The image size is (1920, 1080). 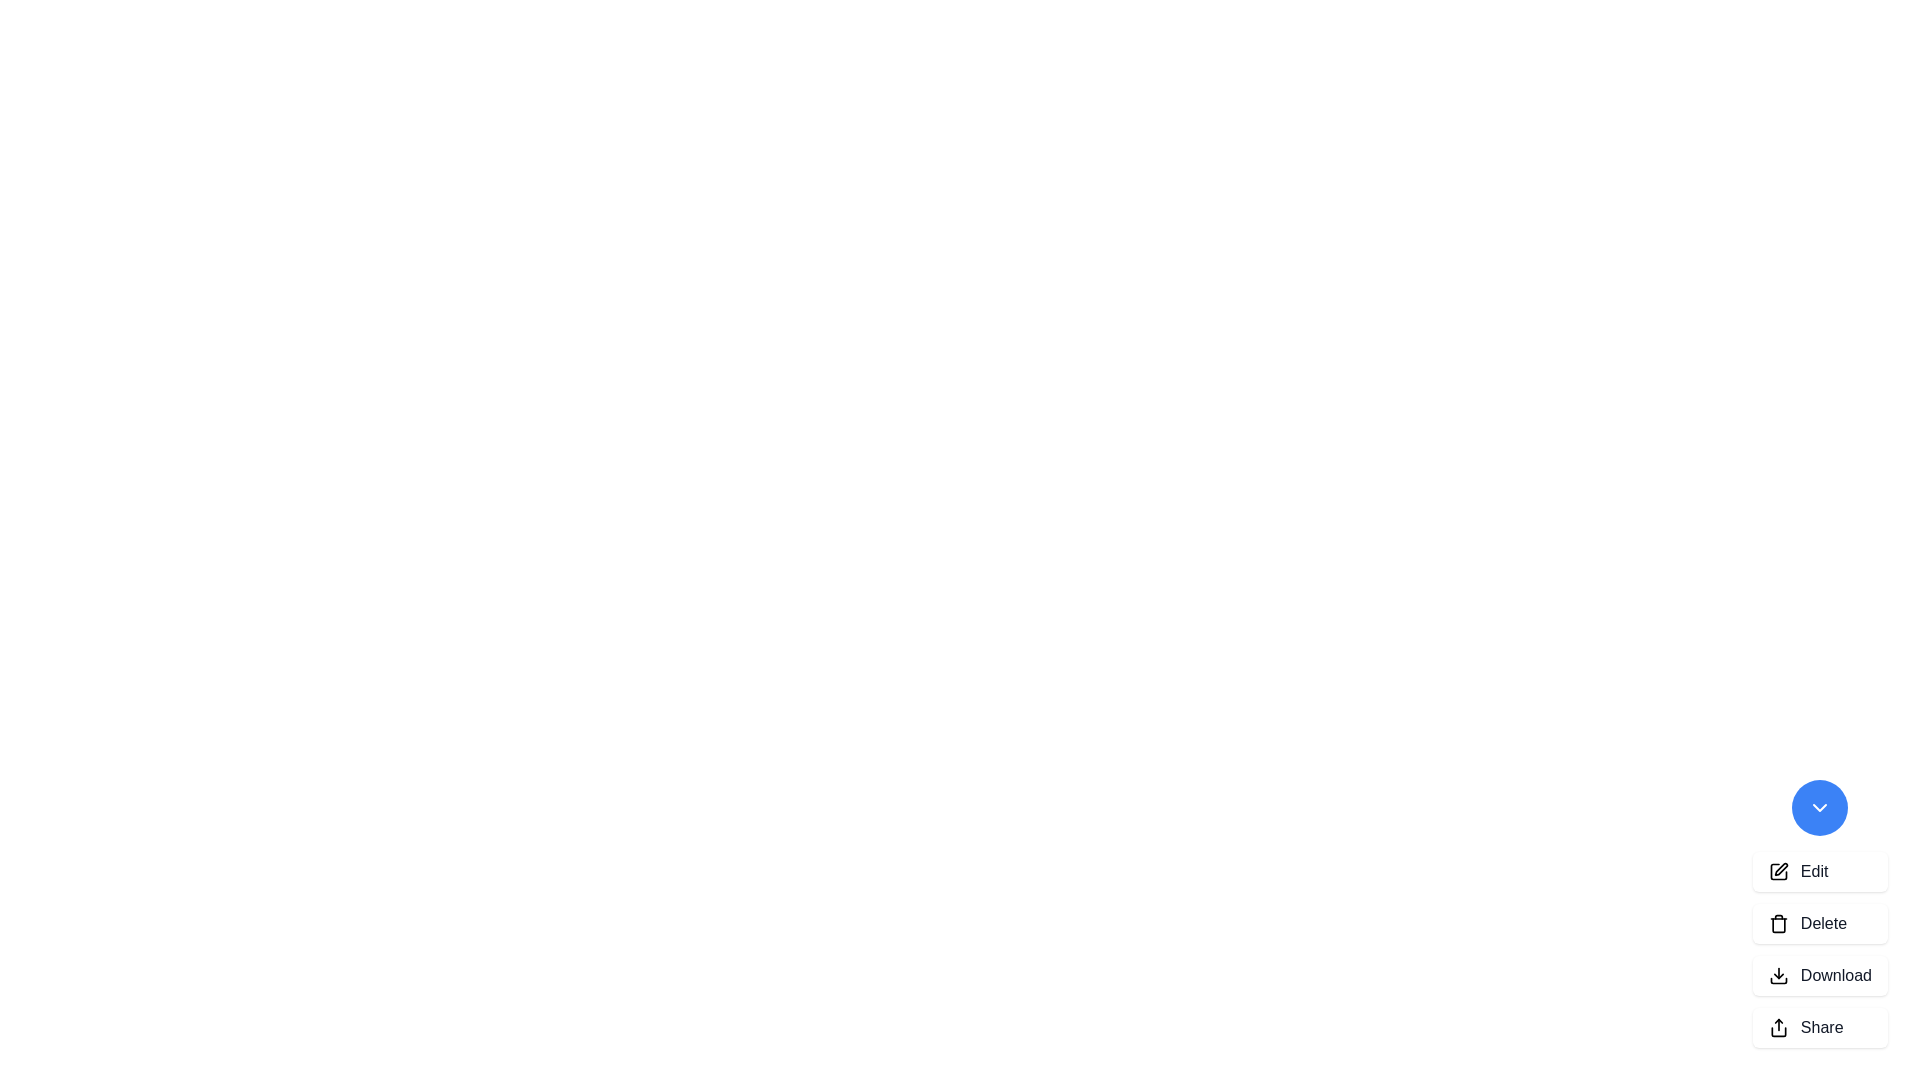 I want to click on the 'Download' button to select the 'Download' action, so click(x=1819, y=974).